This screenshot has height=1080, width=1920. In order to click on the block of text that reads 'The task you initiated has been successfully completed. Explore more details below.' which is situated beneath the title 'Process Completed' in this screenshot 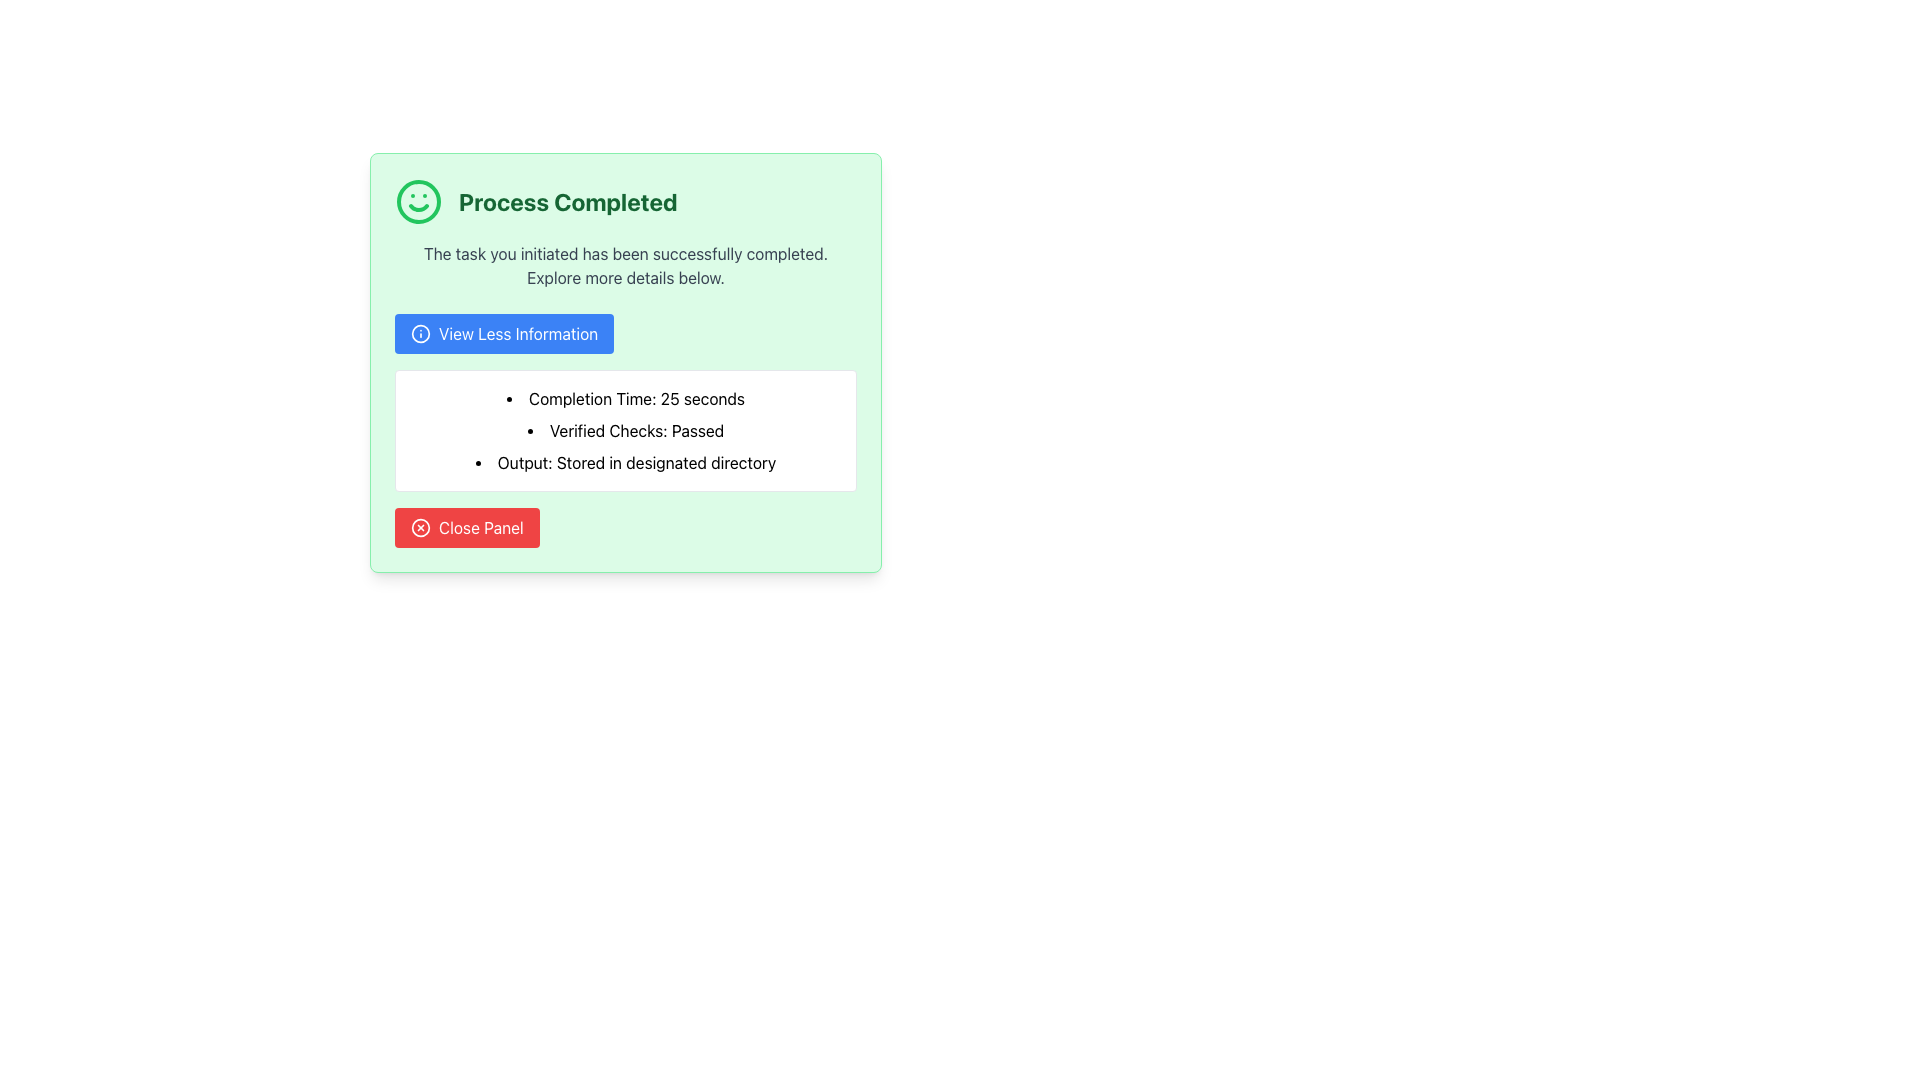, I will do `click(624, 265)`.